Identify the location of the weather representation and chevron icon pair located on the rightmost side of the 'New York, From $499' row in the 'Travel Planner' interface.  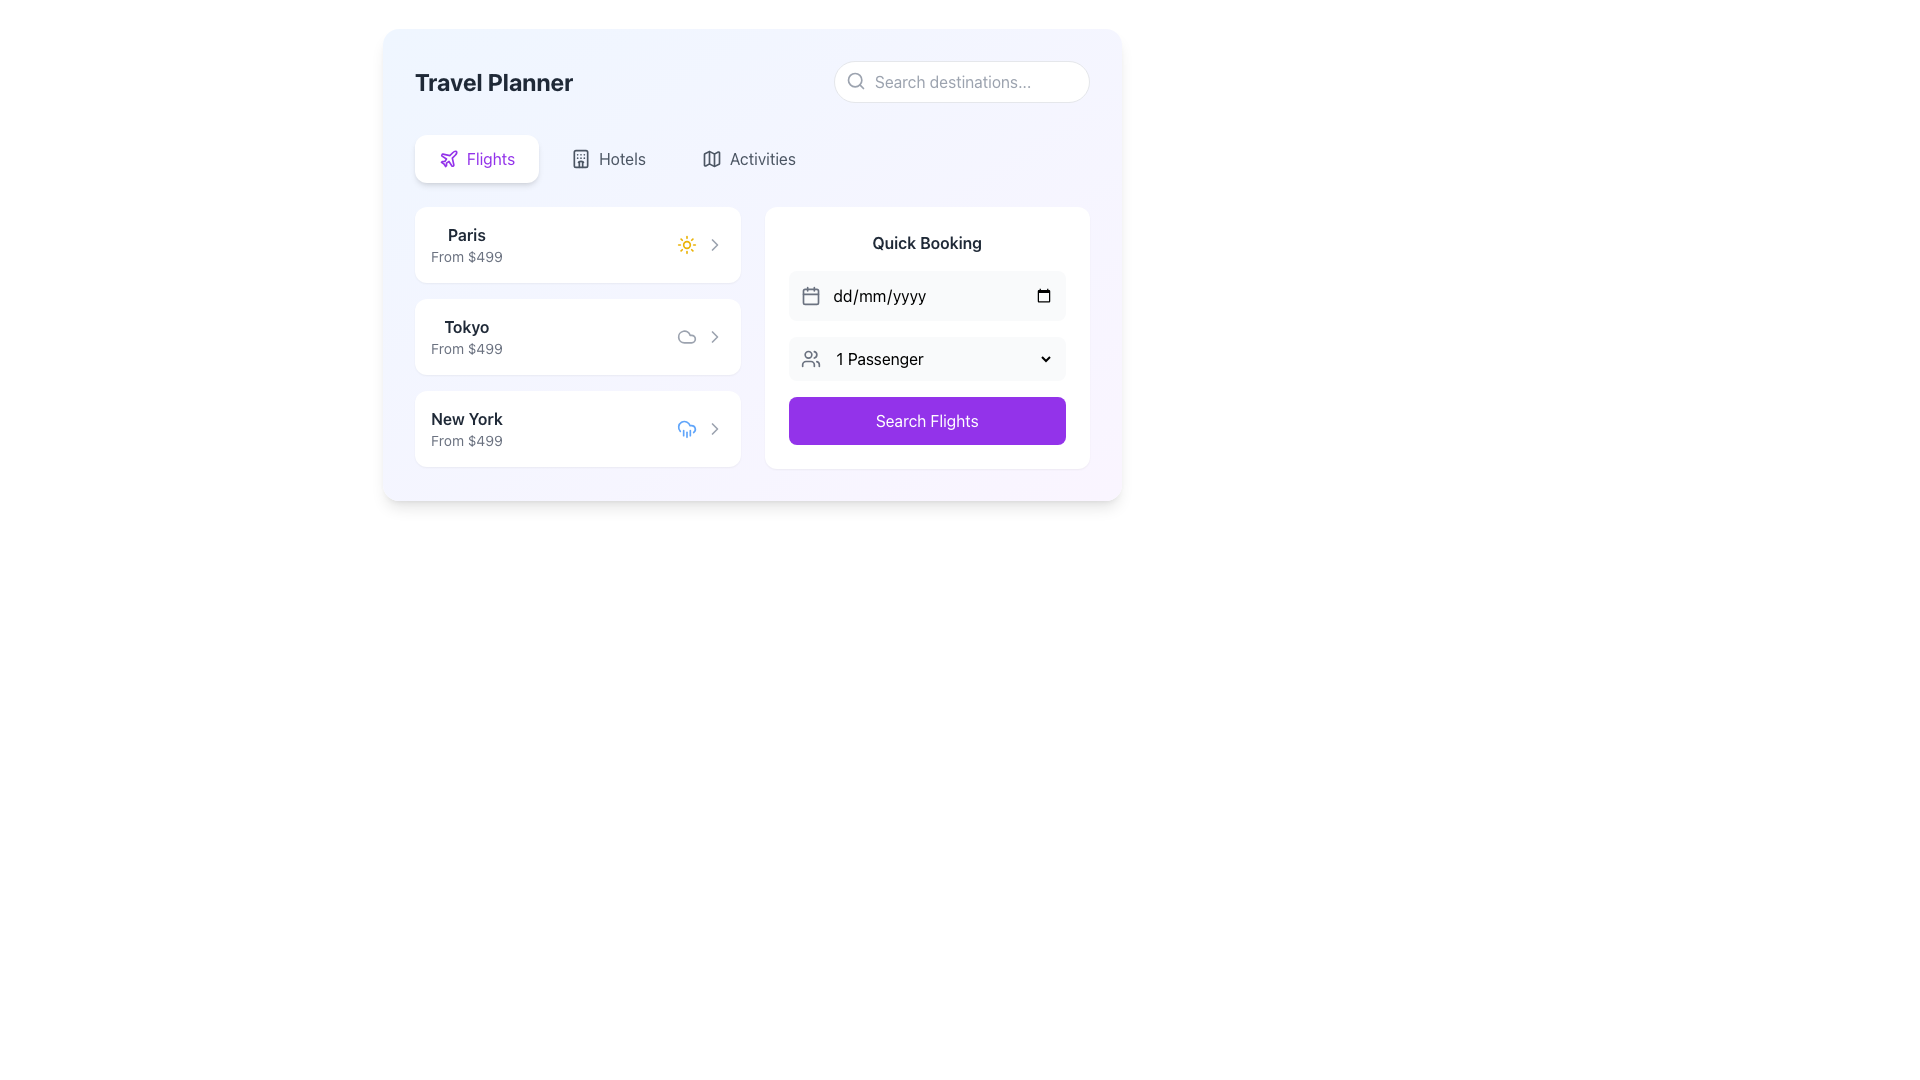
(700, 427).